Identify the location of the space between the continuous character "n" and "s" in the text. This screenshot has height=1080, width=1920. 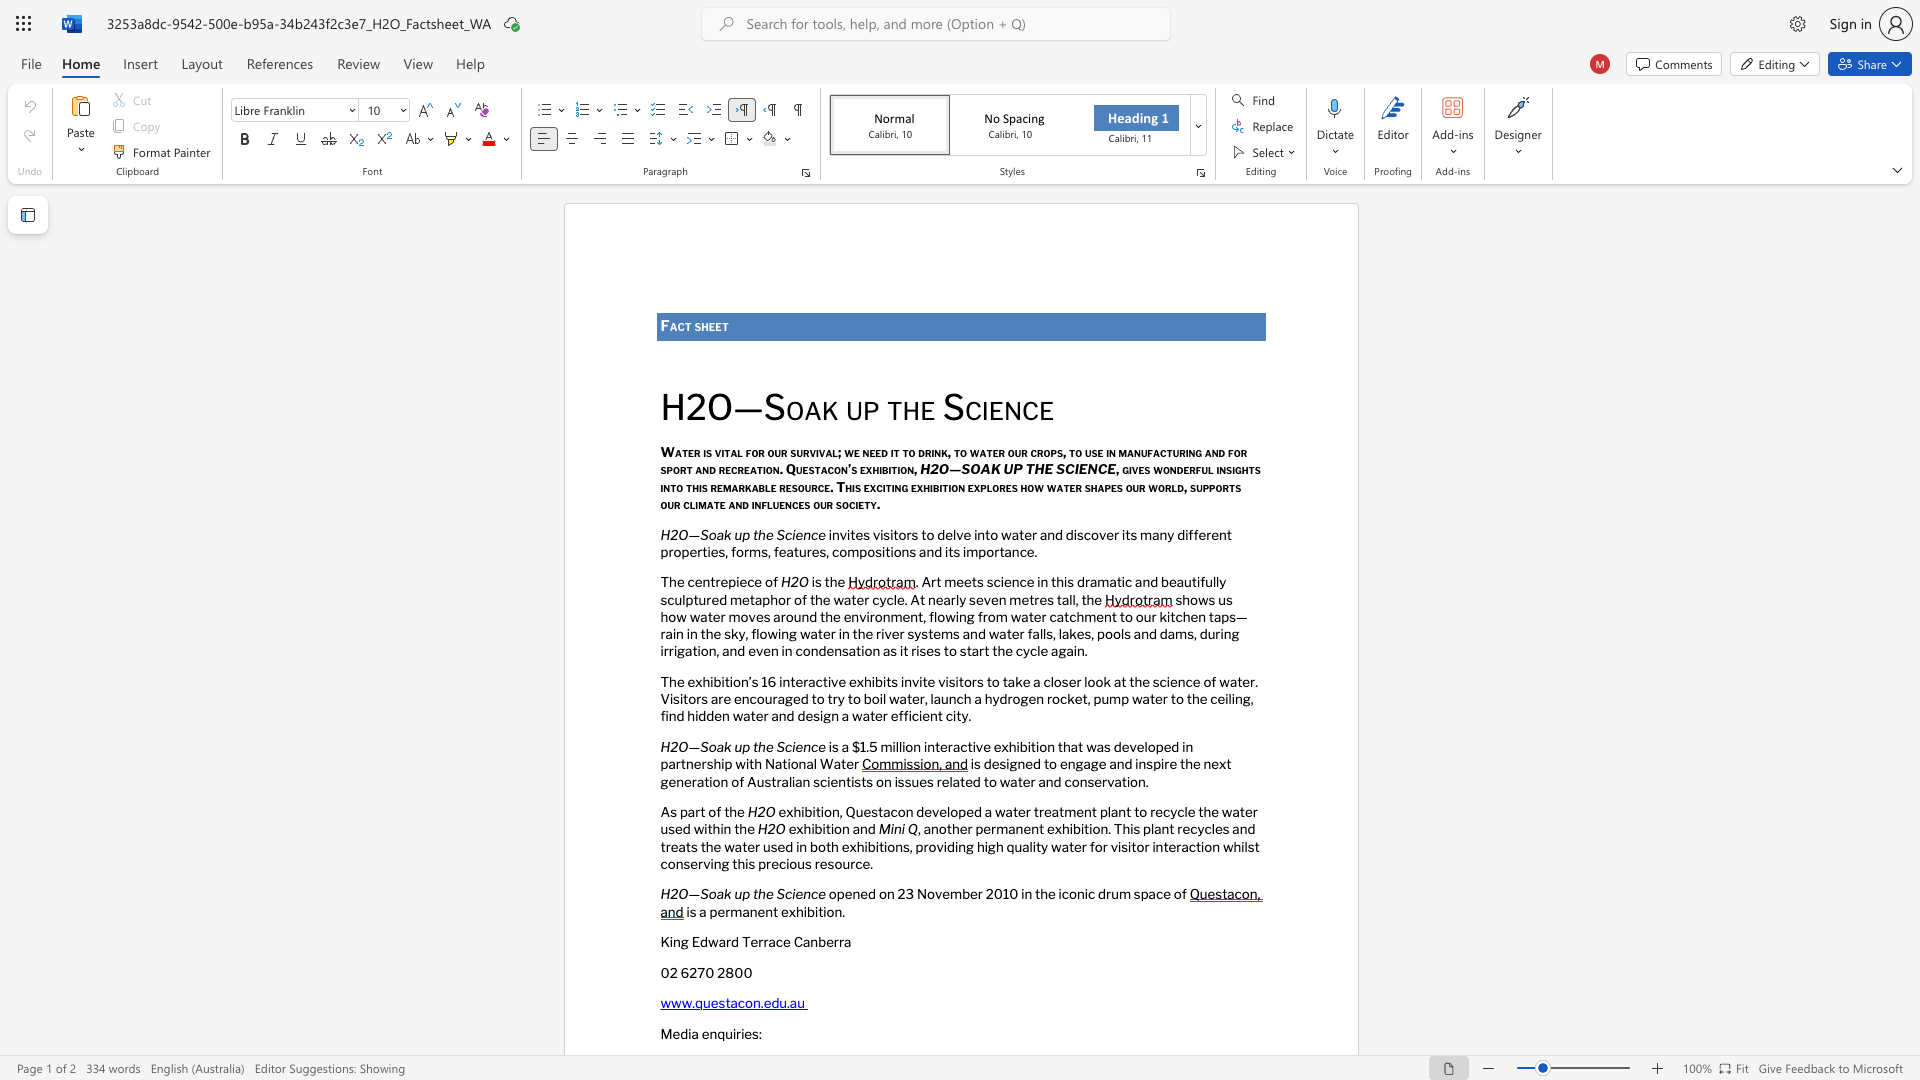
(908, 551).